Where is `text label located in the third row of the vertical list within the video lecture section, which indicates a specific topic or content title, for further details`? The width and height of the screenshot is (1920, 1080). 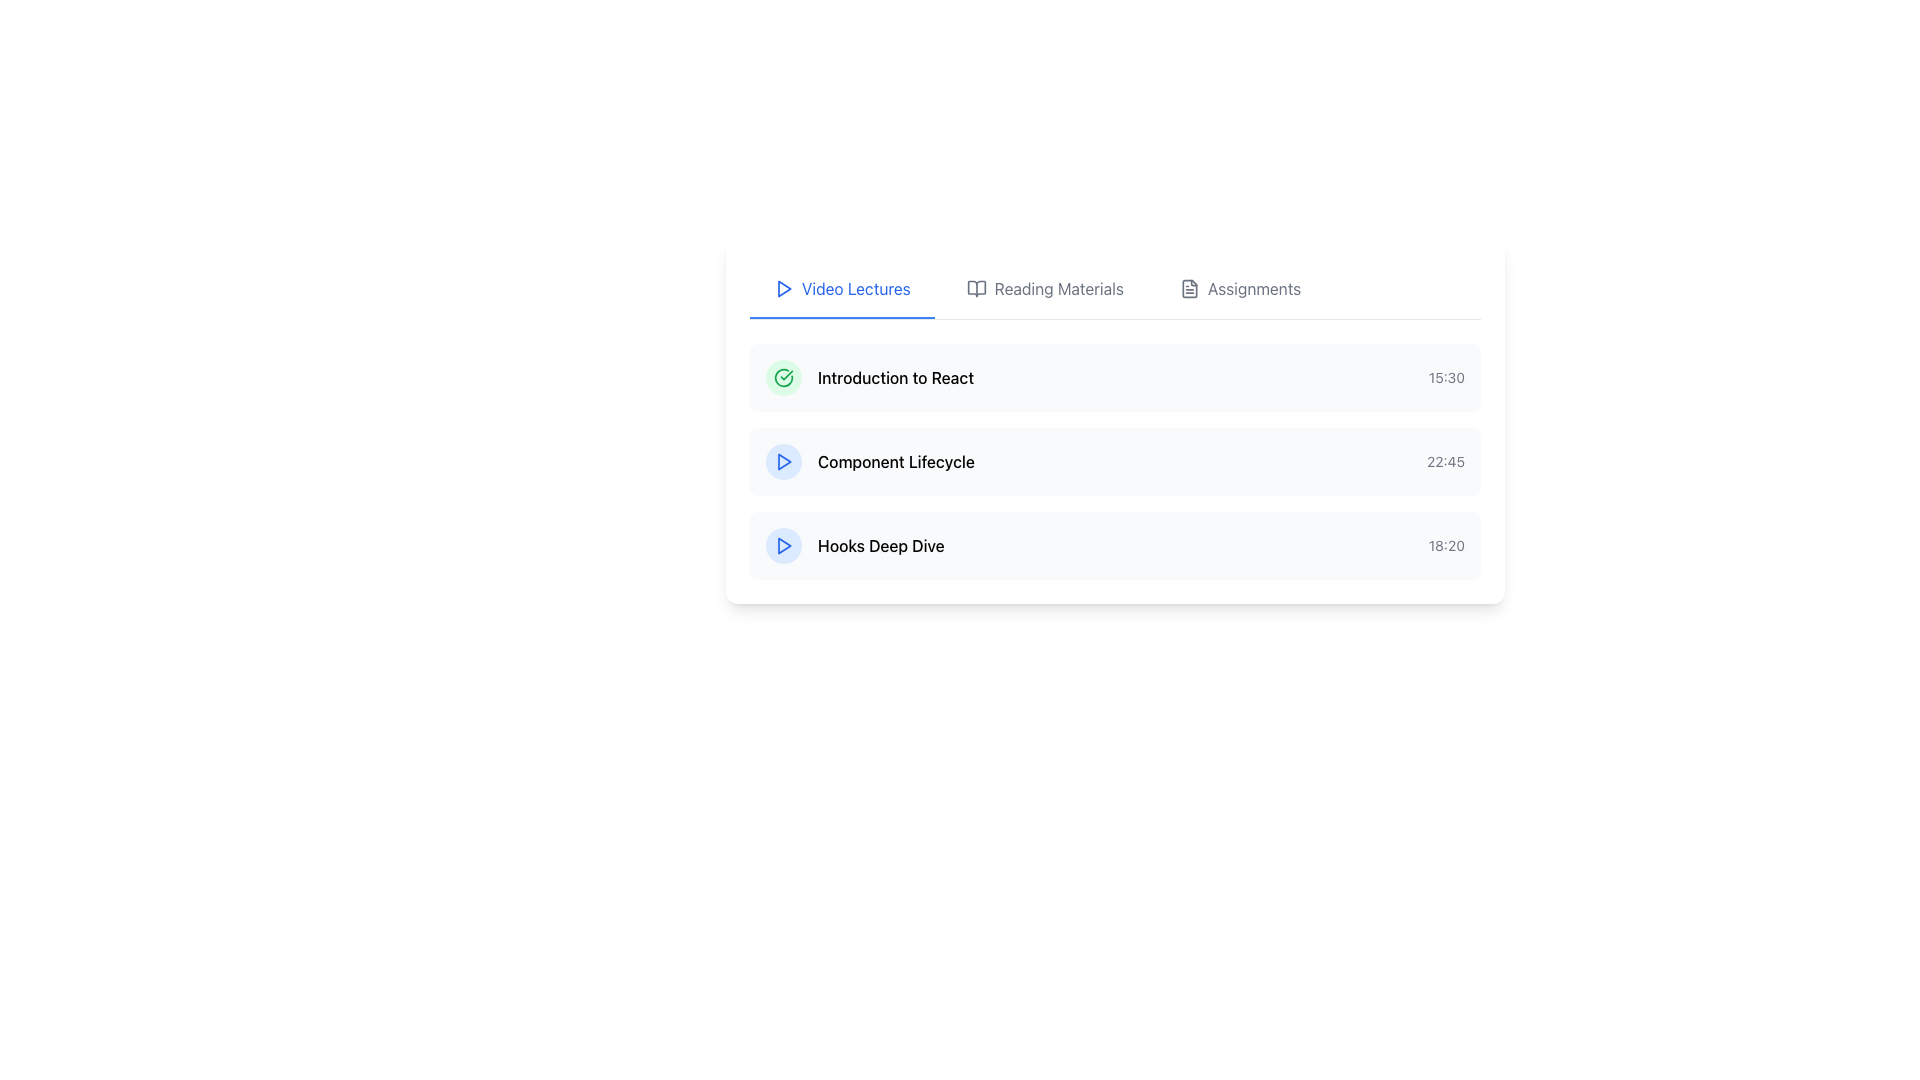
text label located in the third row of the vertical list within the video lecture section, which indicates a specific topic or content title, for further details is located at coordinates (880, 546).